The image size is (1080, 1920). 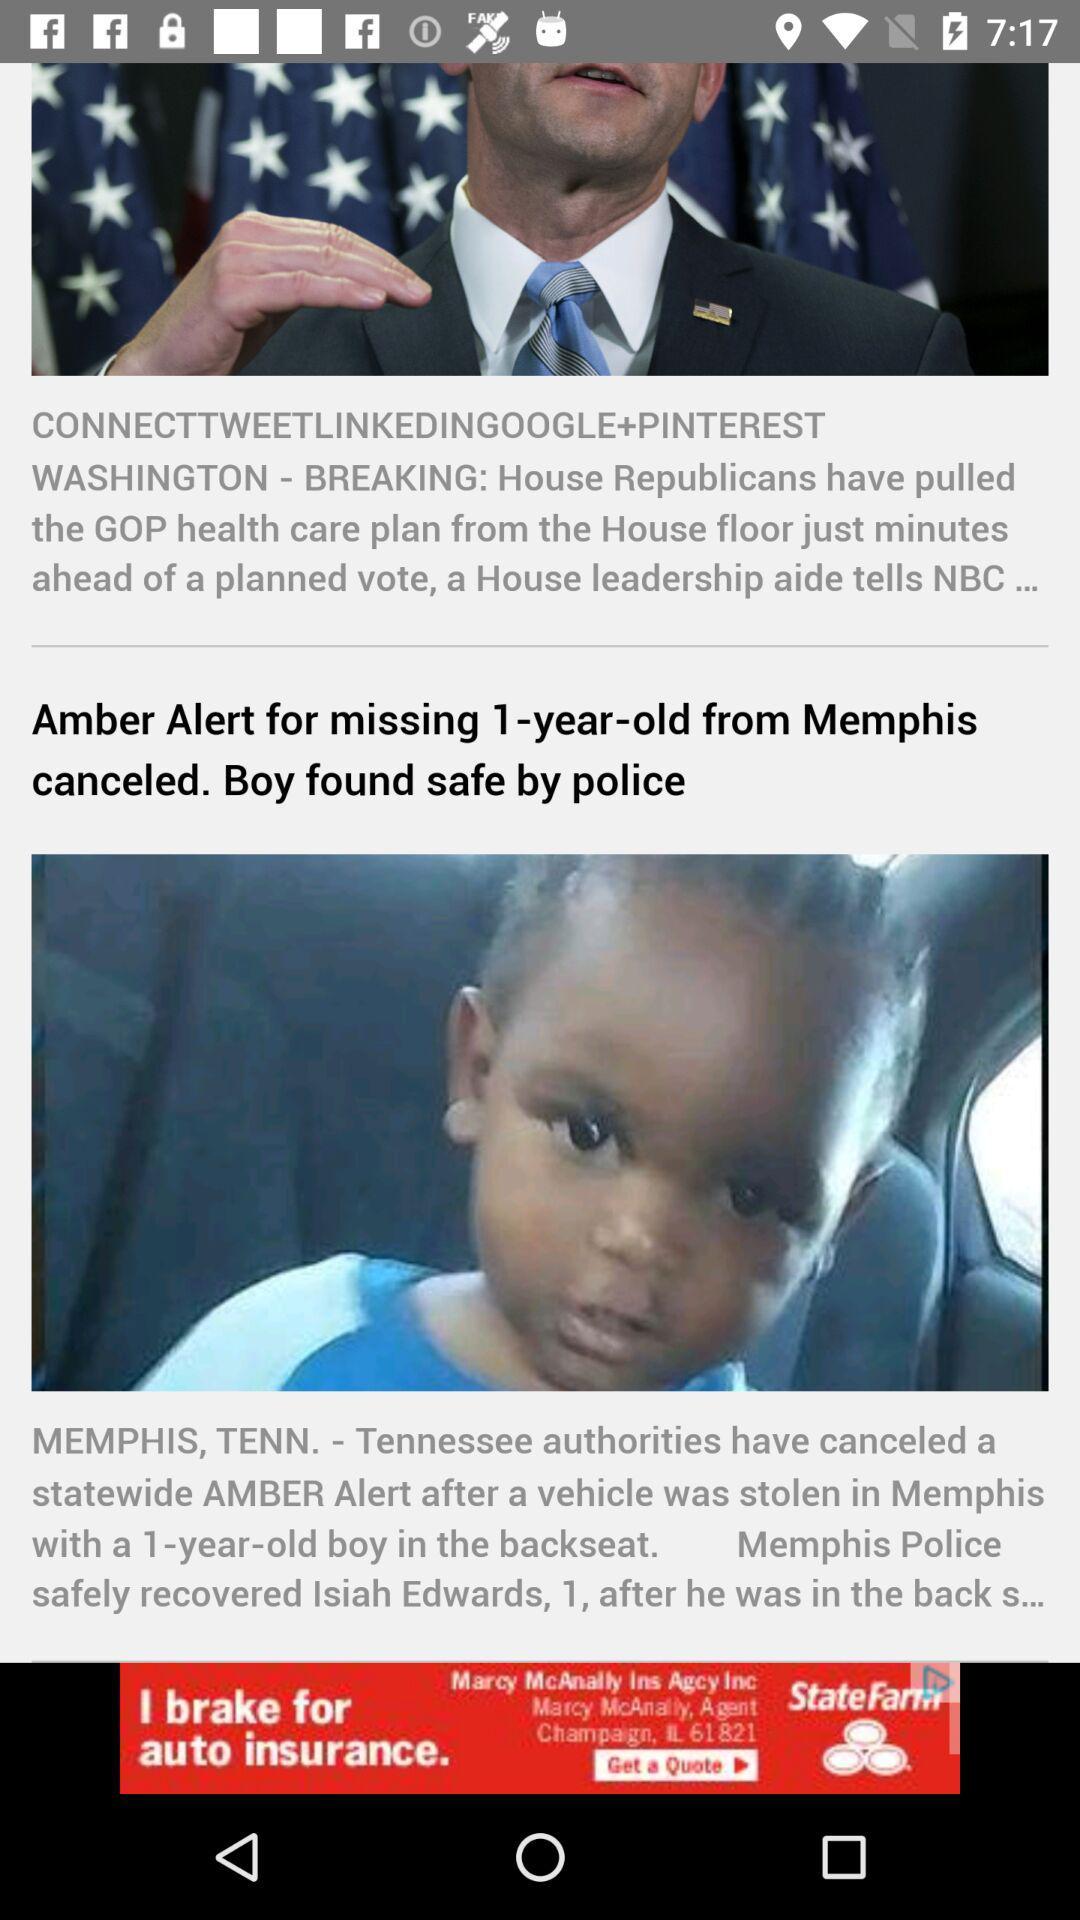 I want to click on advertisement page, so click(x=540, y=1727).